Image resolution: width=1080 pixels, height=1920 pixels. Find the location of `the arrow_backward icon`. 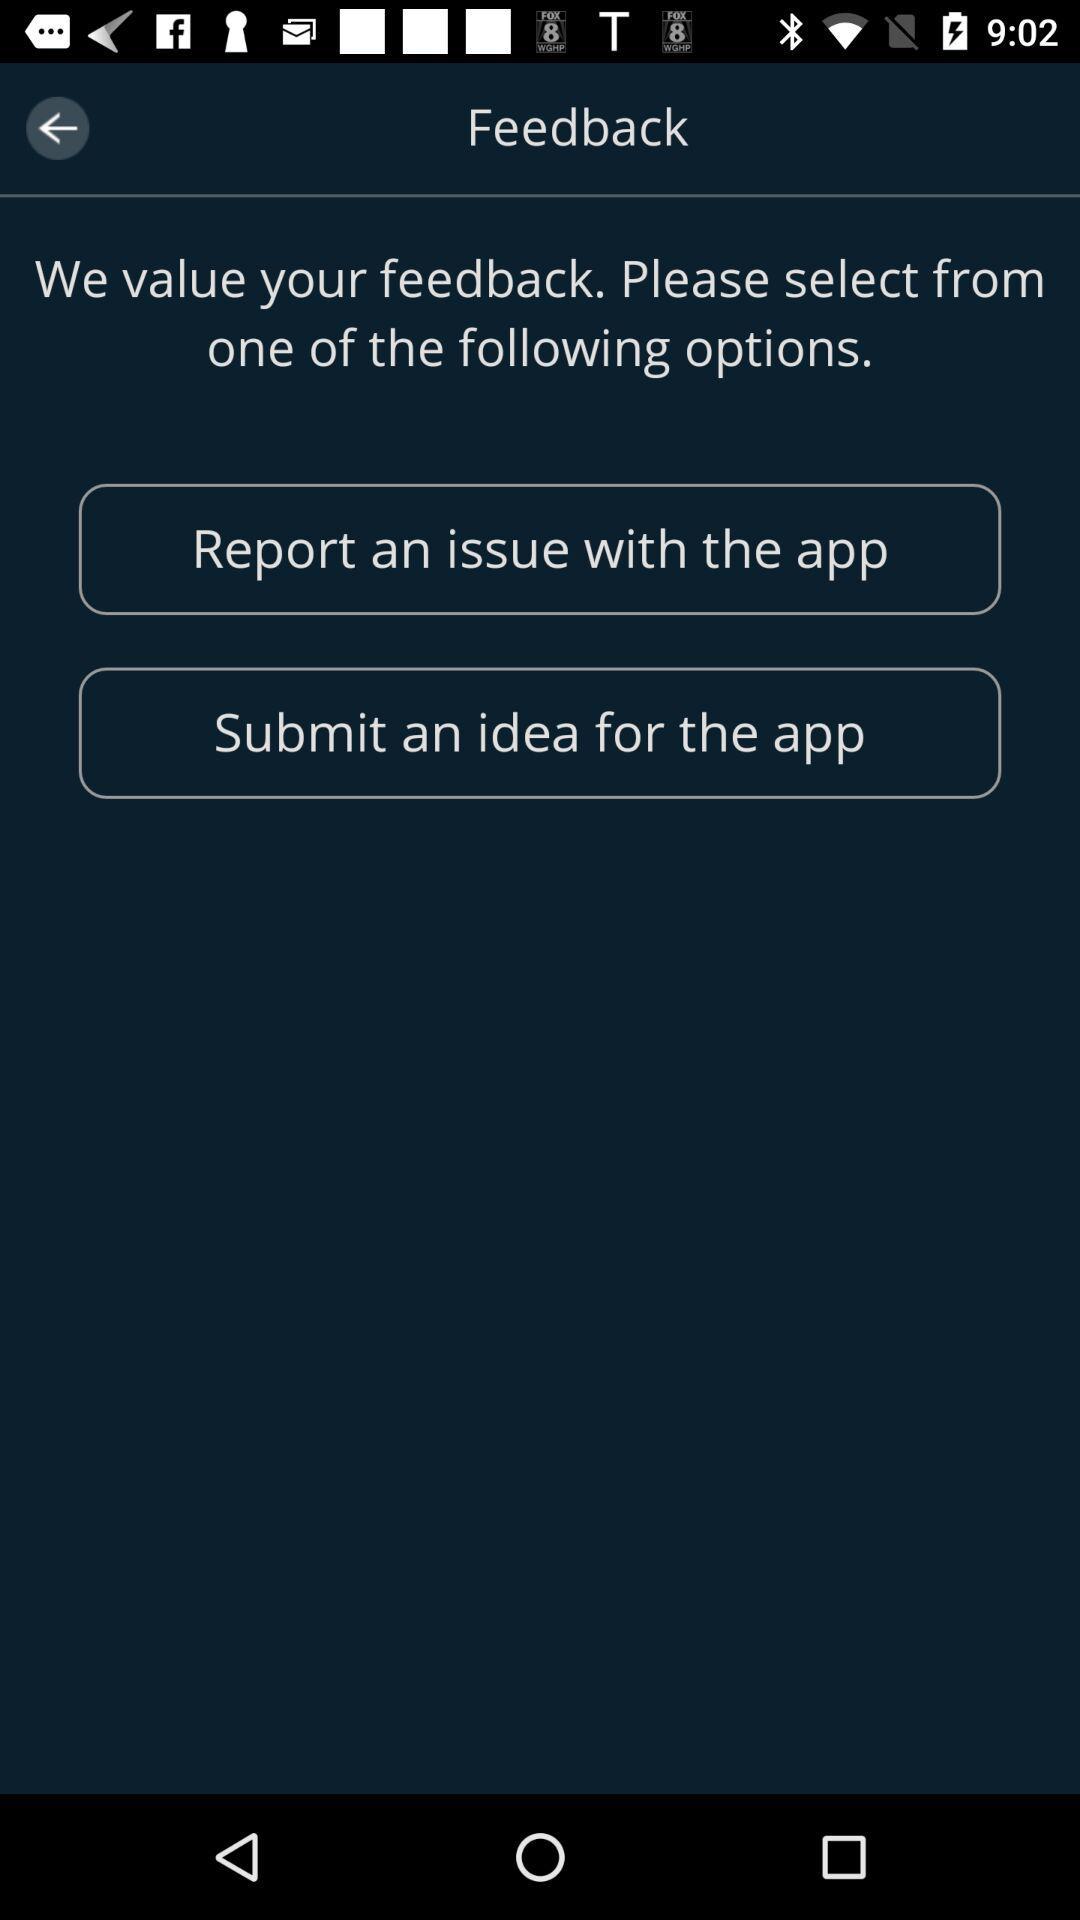

the arrow_backward icon is located at coordinates (56, 127).